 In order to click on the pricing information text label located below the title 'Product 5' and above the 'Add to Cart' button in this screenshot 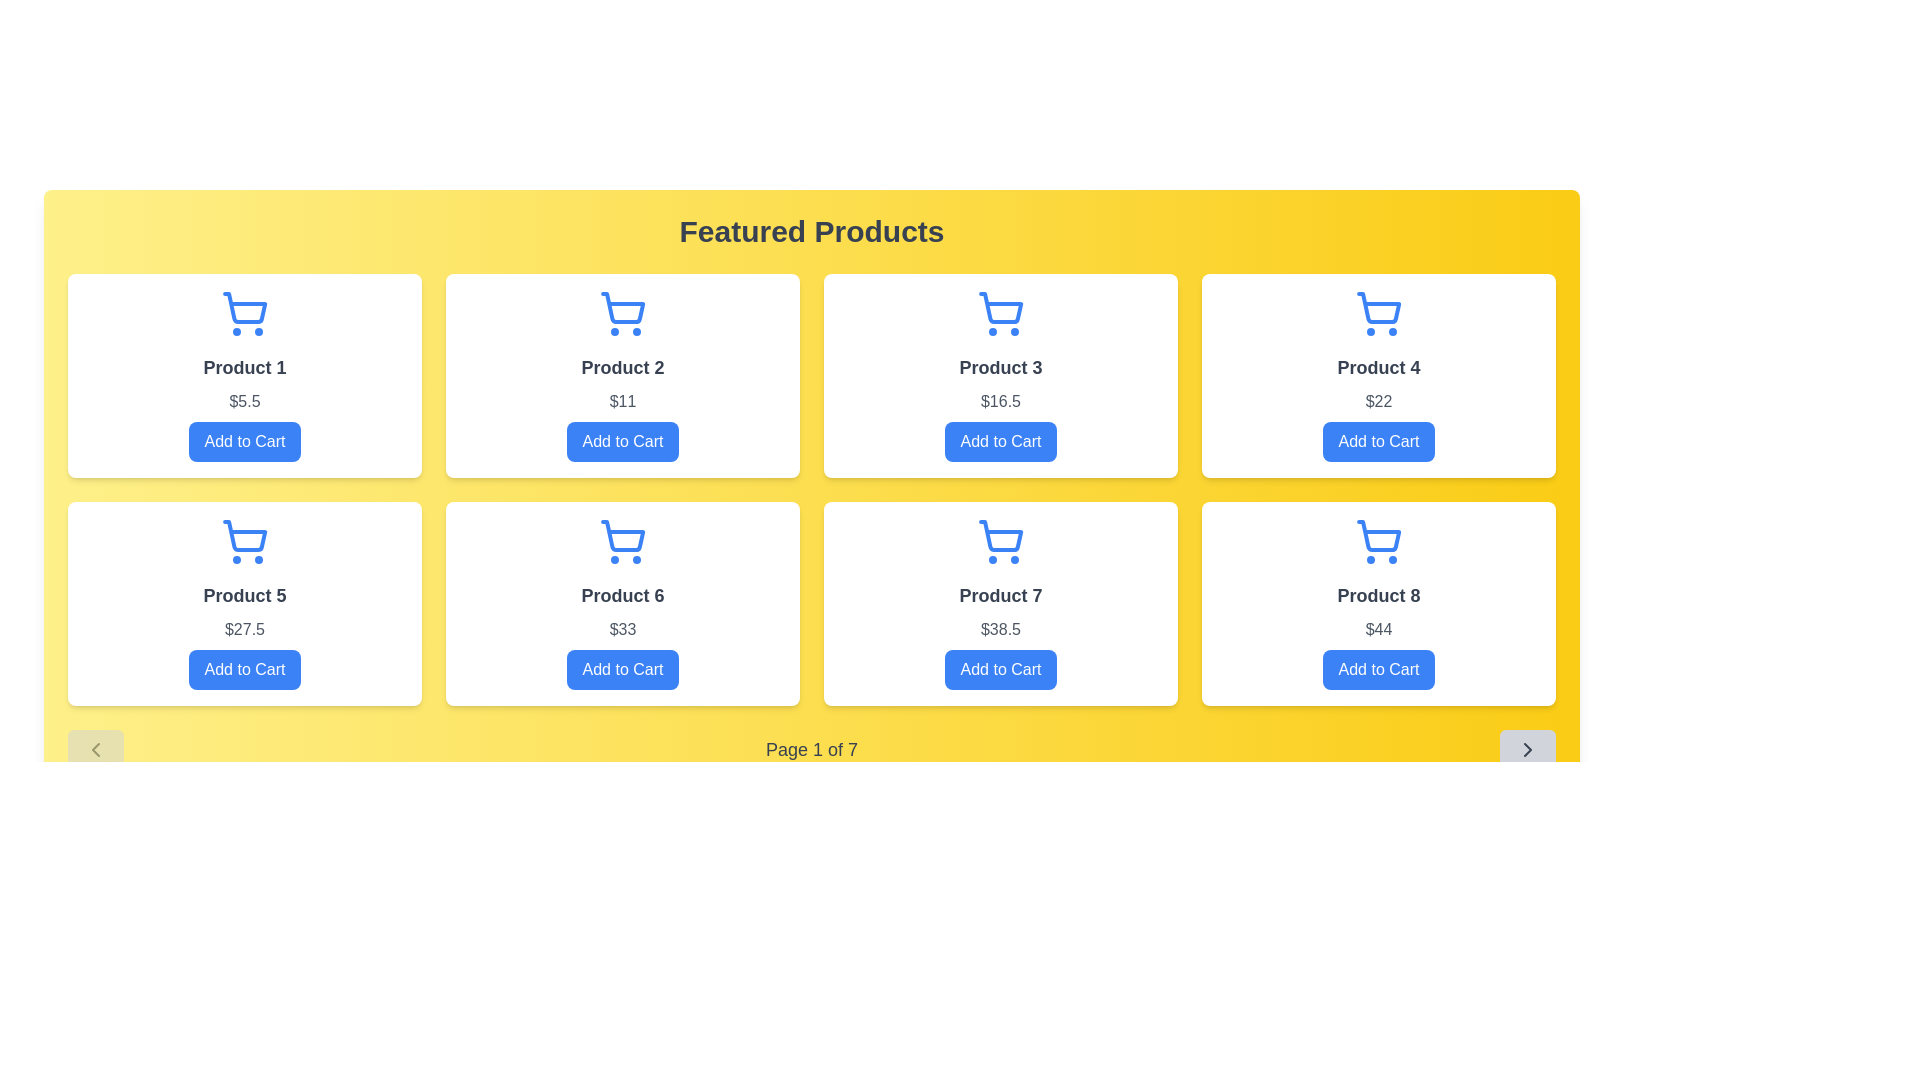, I will do `click(243, 628)`.